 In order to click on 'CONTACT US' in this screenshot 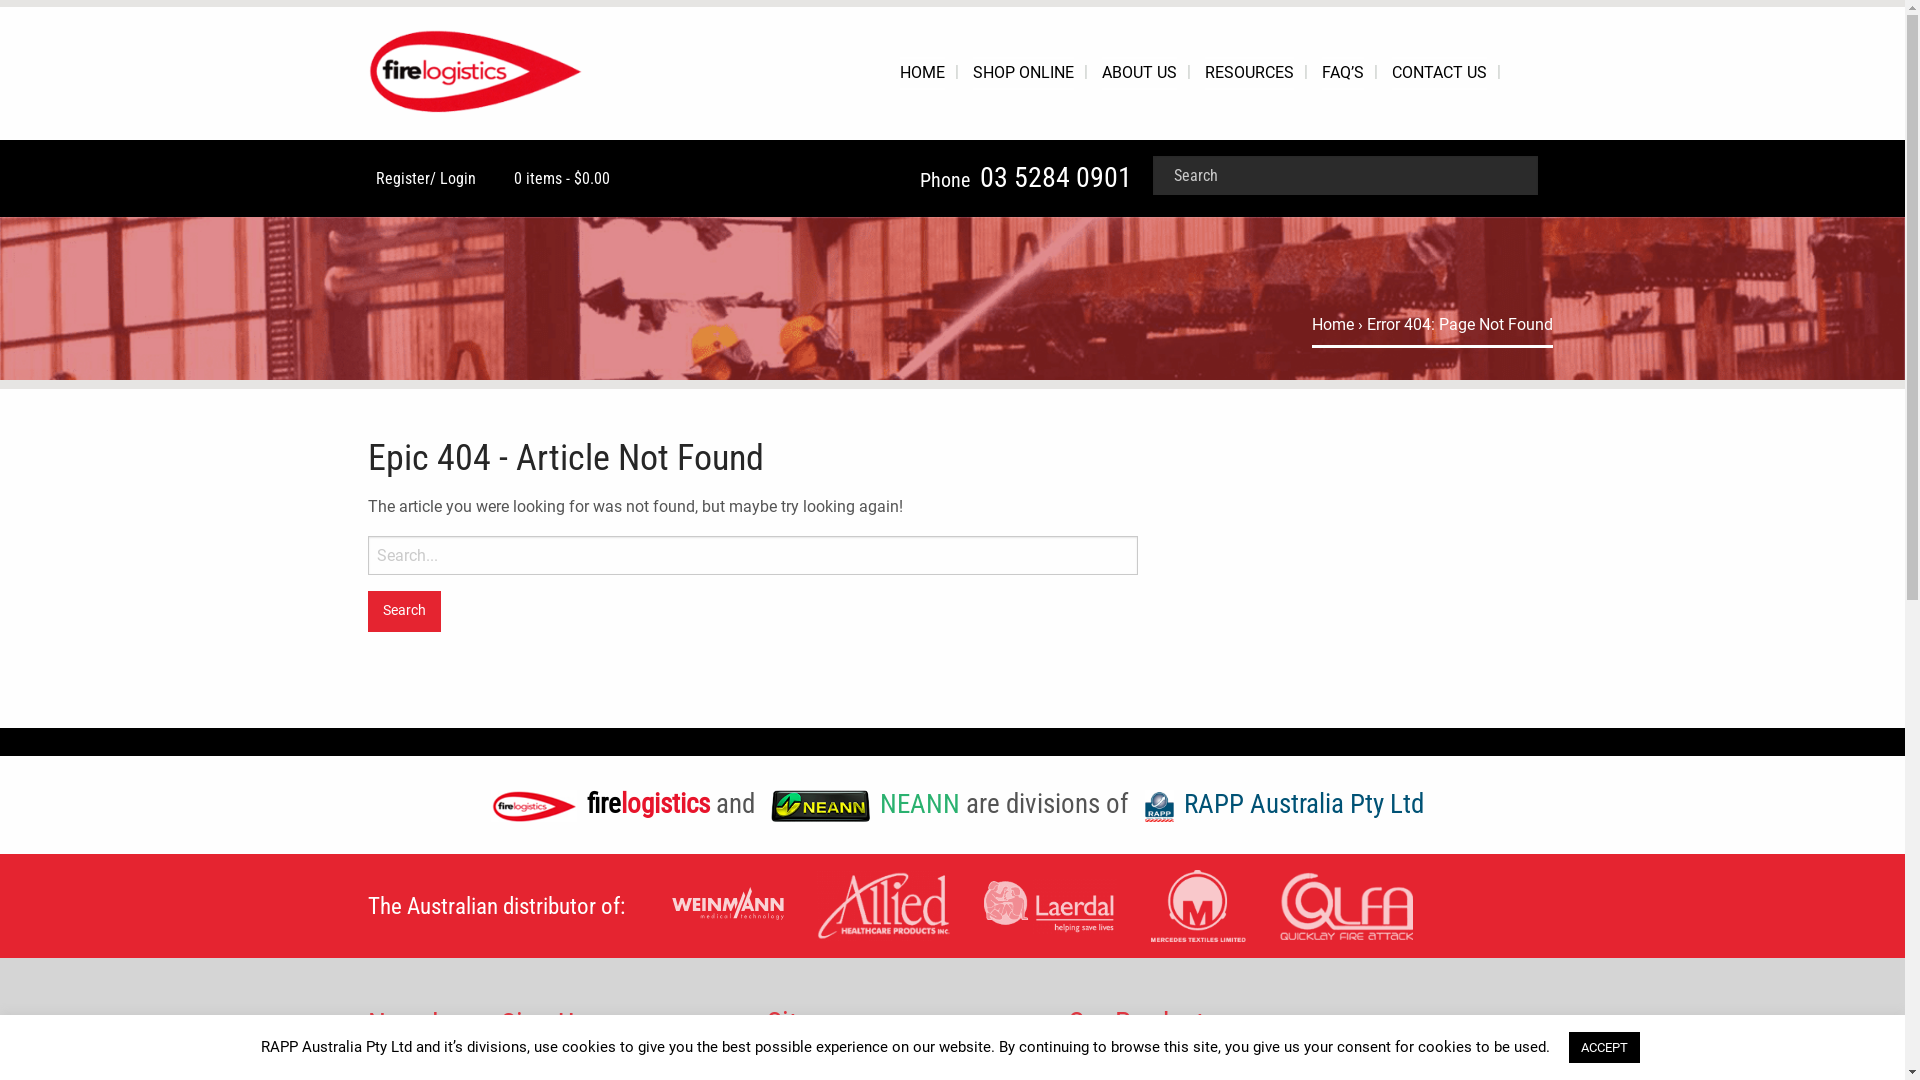, I will do `click(1438, 72)`.